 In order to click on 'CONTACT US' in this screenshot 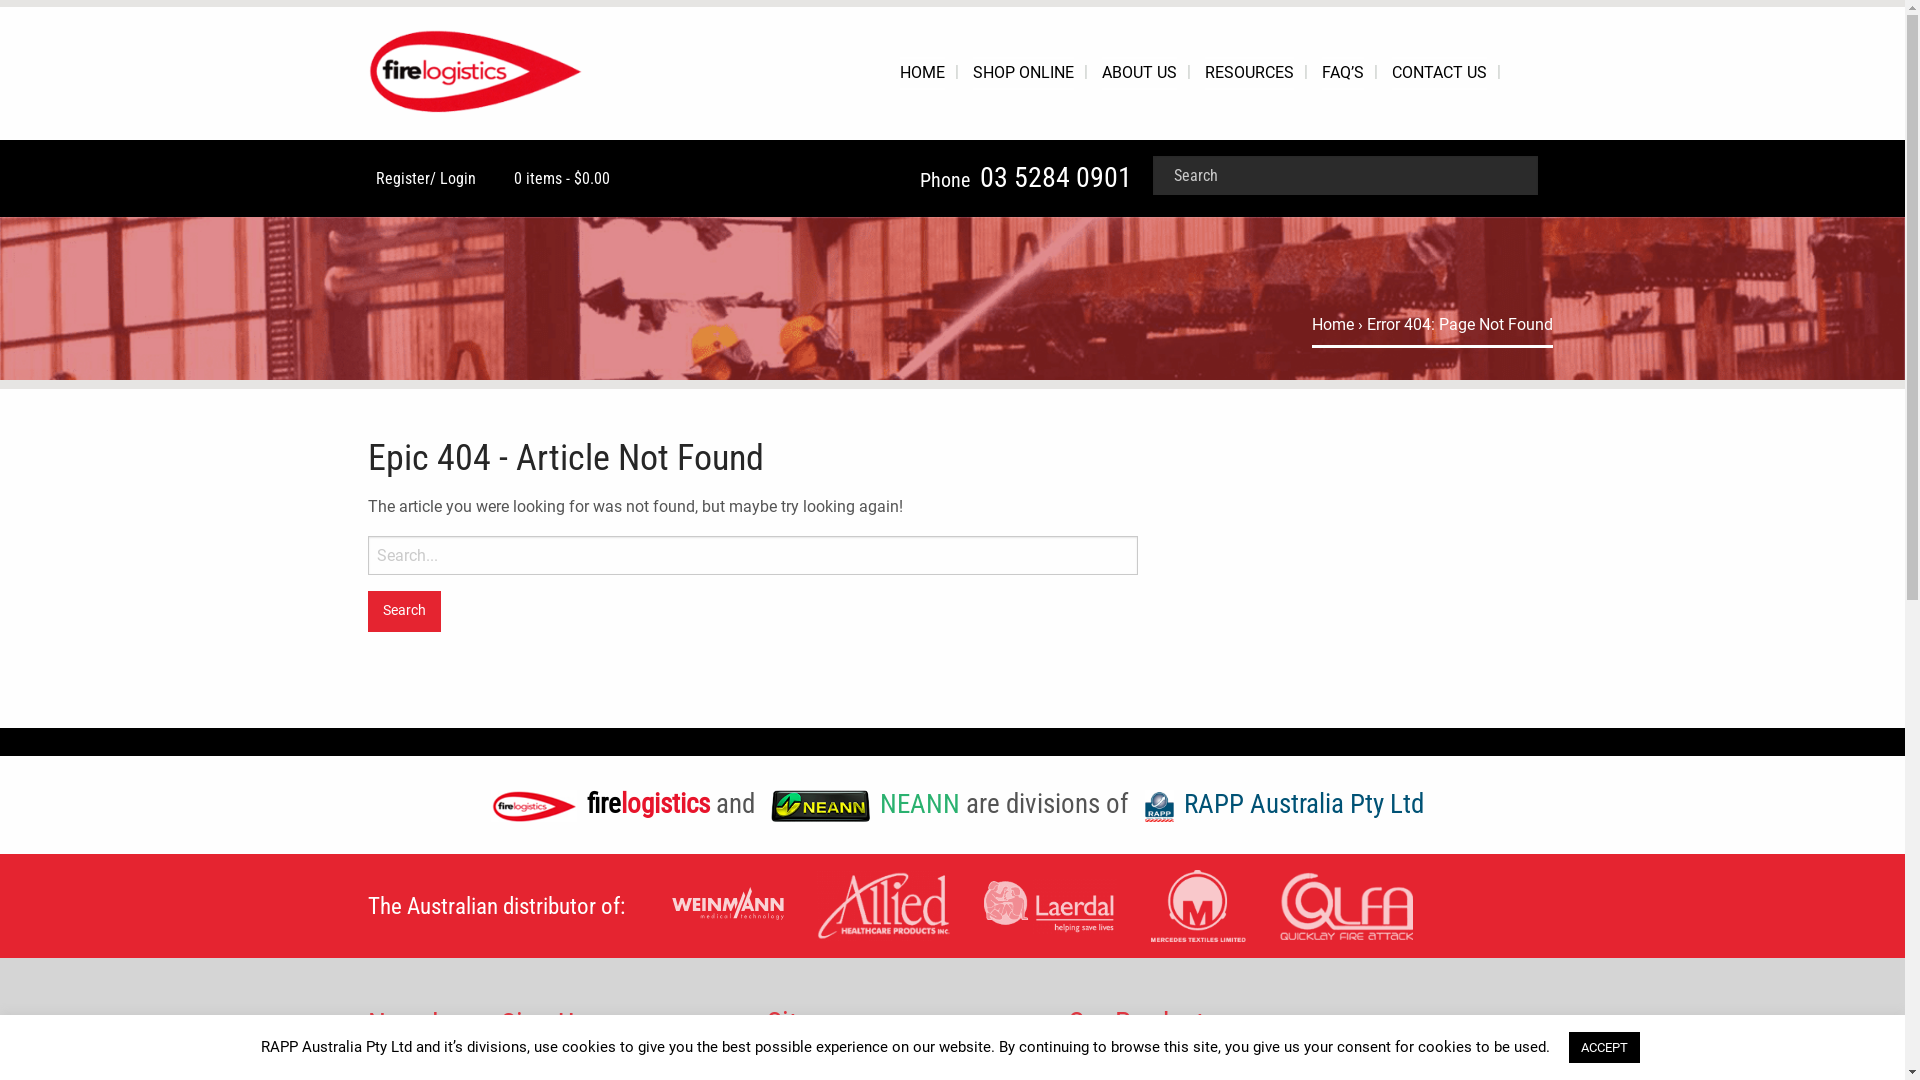, I will do `click(1438, 72)`.